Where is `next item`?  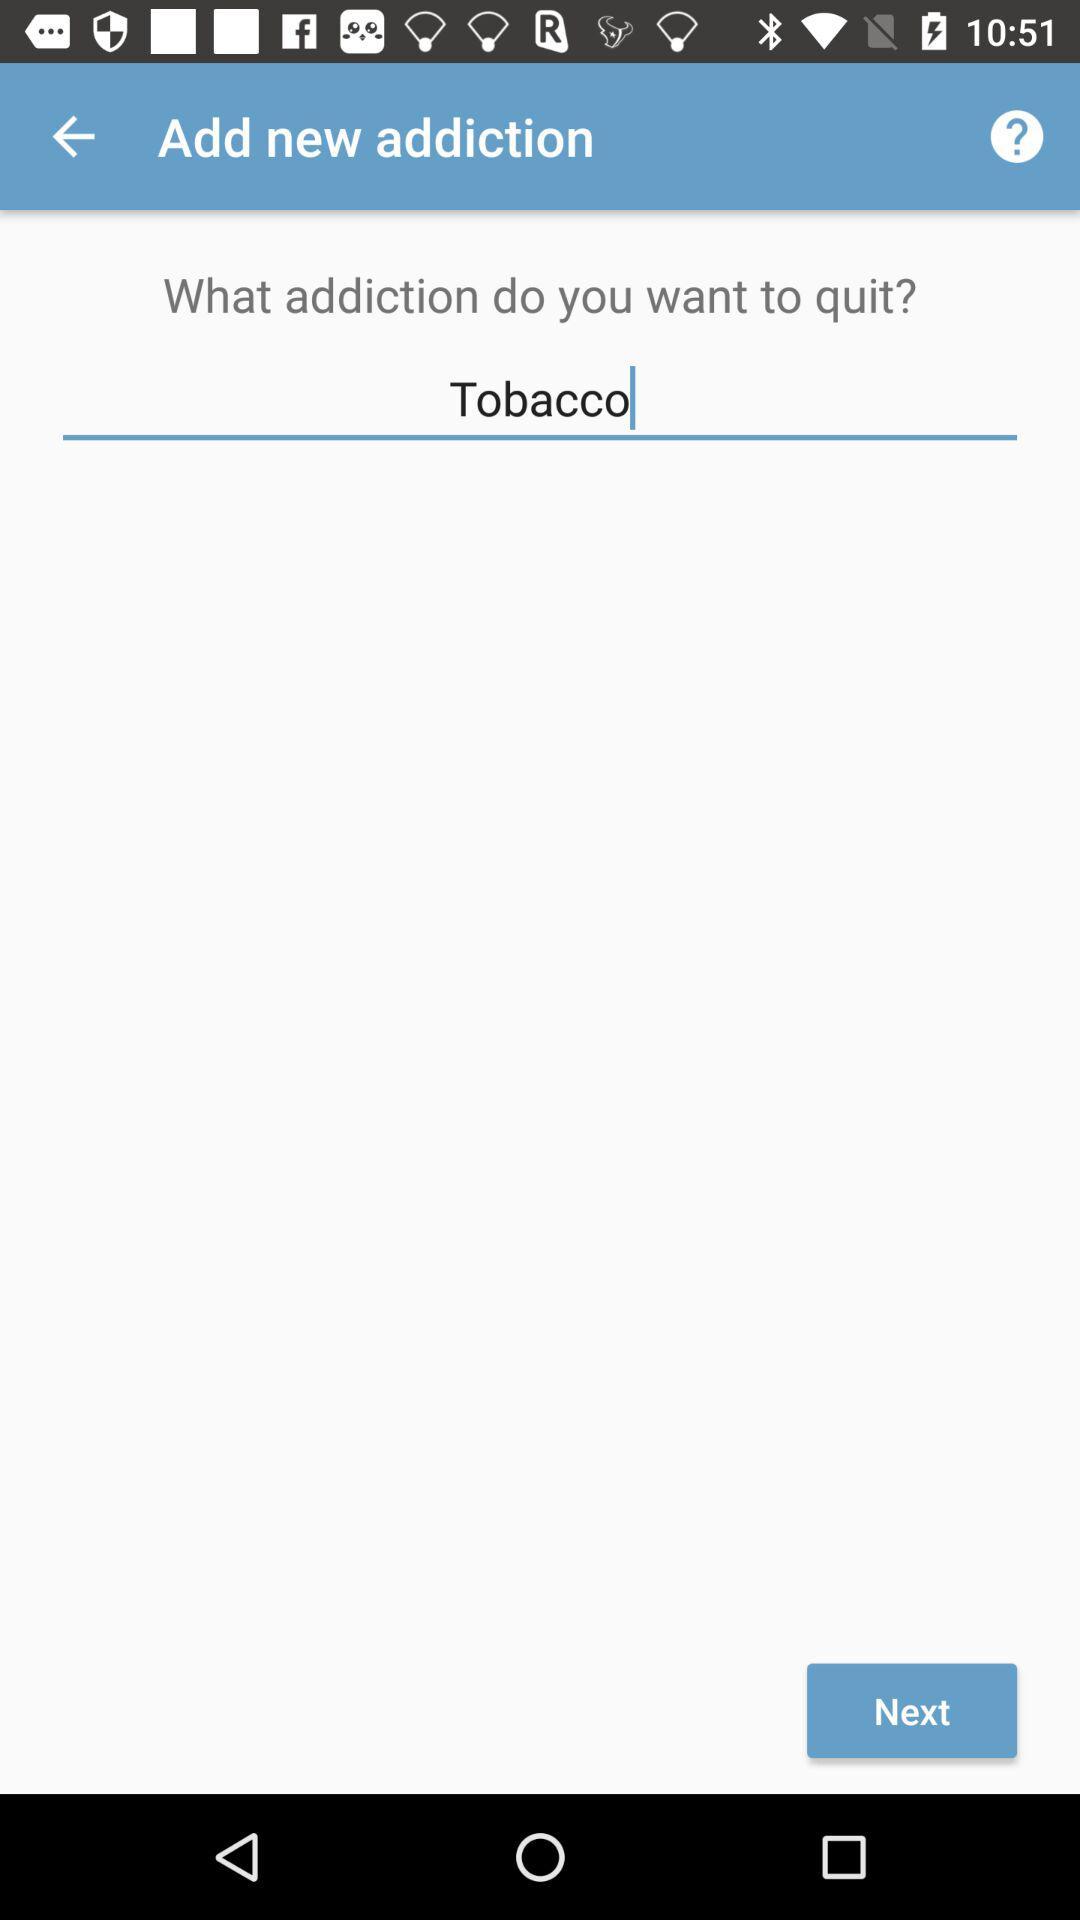
next item is located at coordinates (911, 1709).